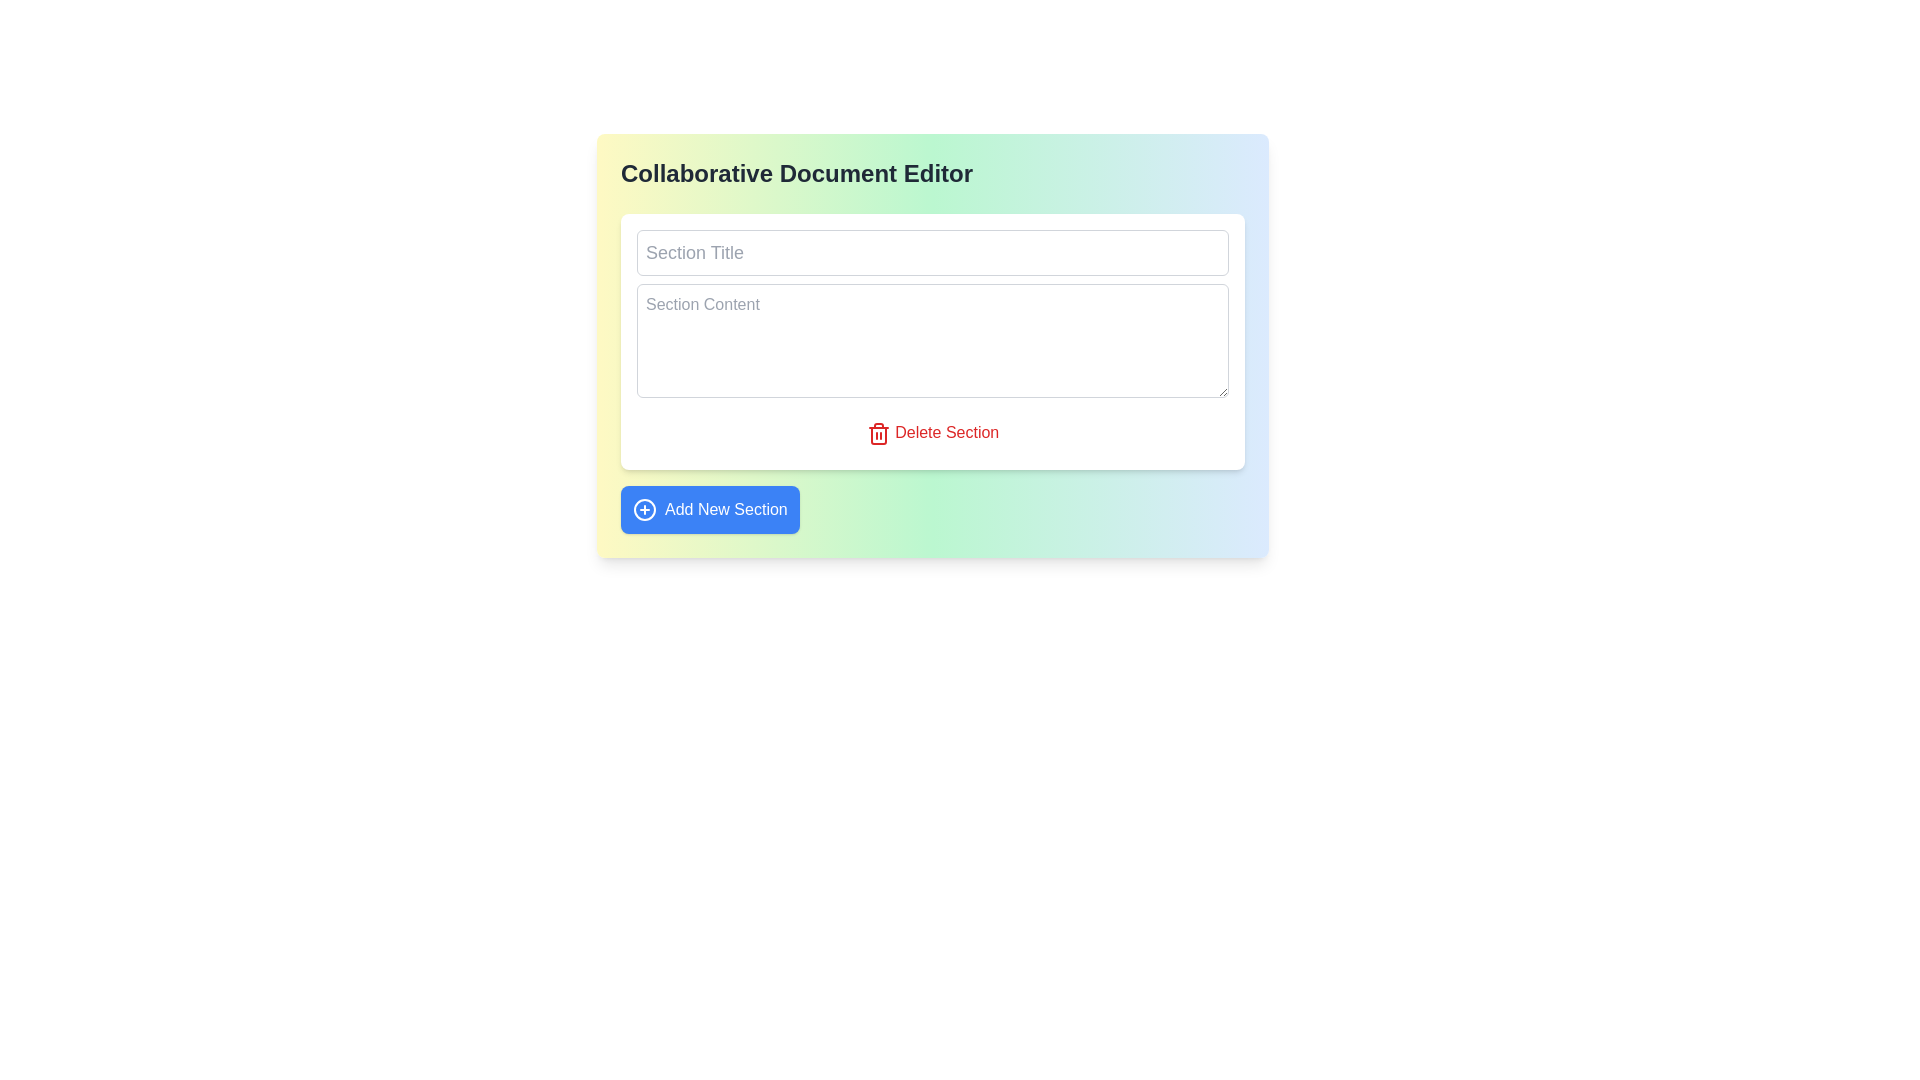 This screenshot has width=1920, height=1080. I want to click on the button located at the bottom-left of the 'Collaborative Document Editor' panel, so click(710, 508).